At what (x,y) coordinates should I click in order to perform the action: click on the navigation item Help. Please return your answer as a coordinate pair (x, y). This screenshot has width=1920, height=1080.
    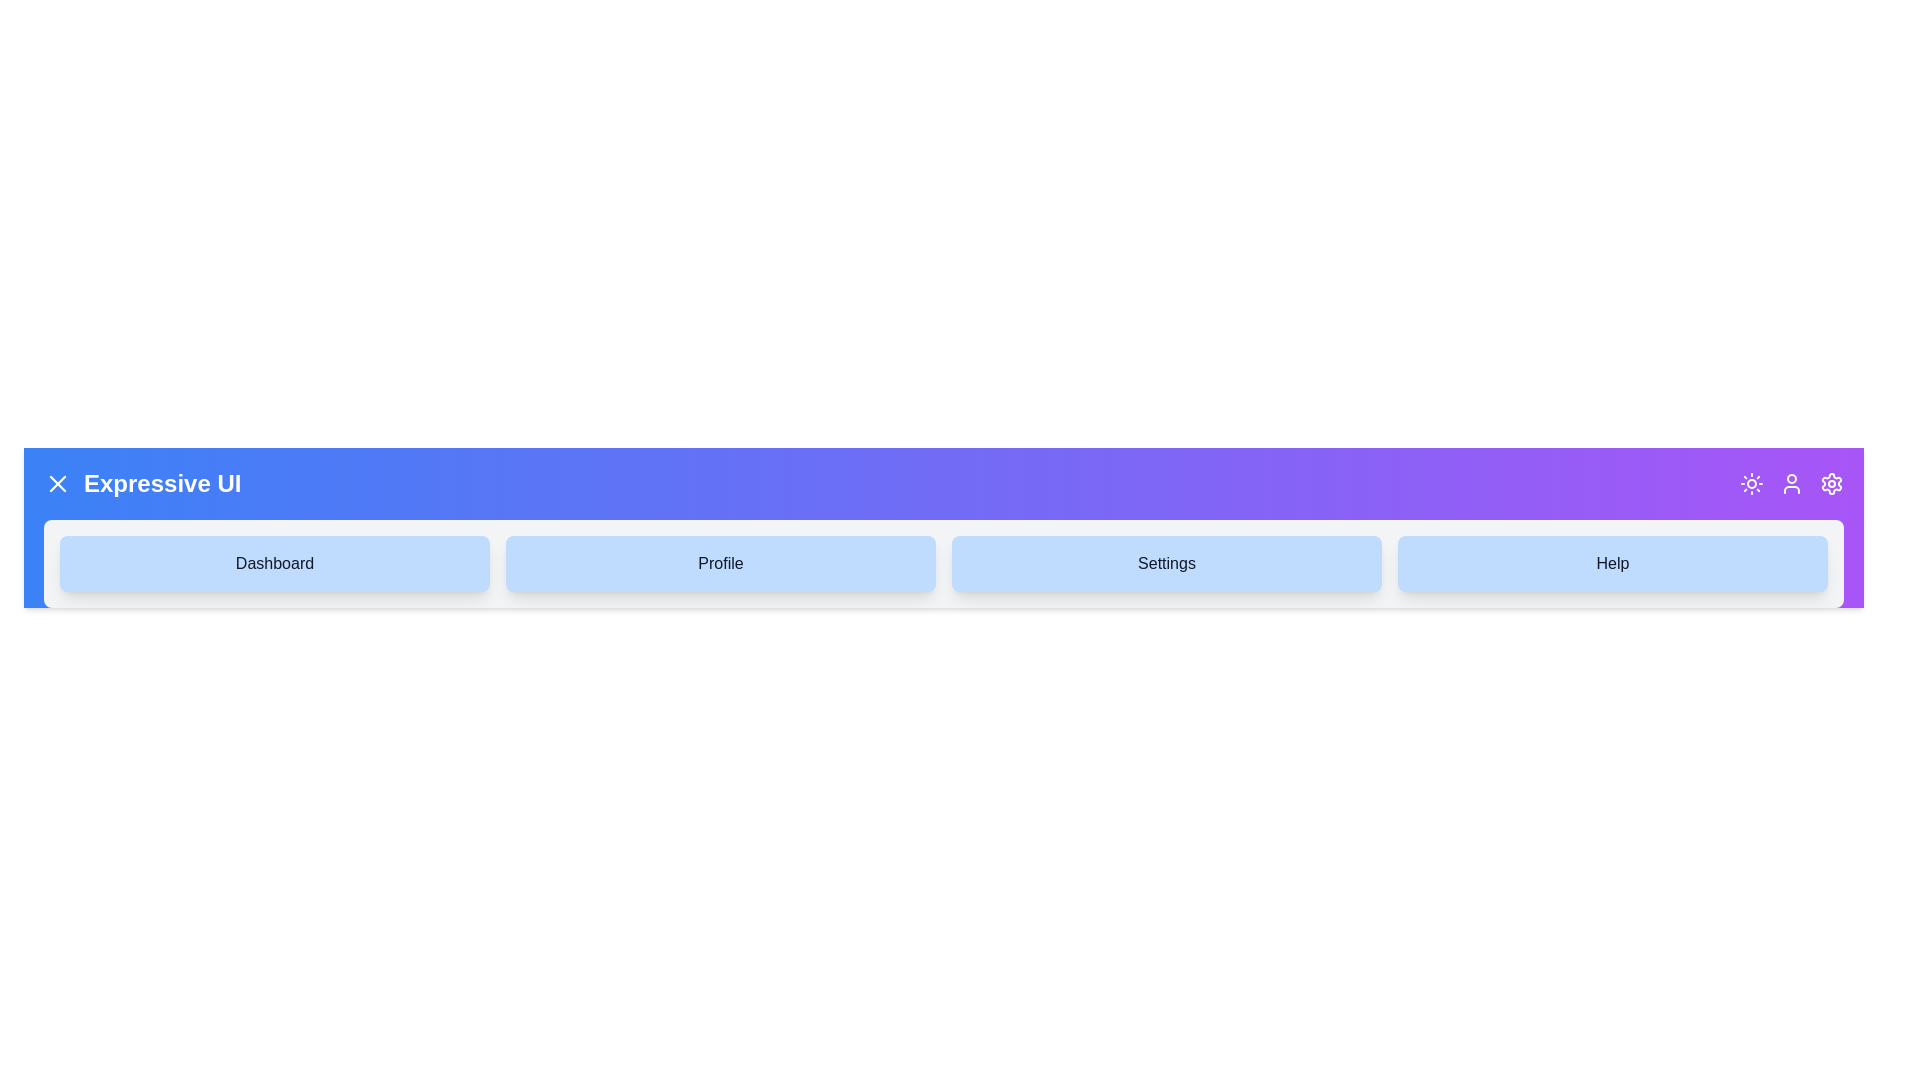
    Looking at the image, I should click on (1612, 563).